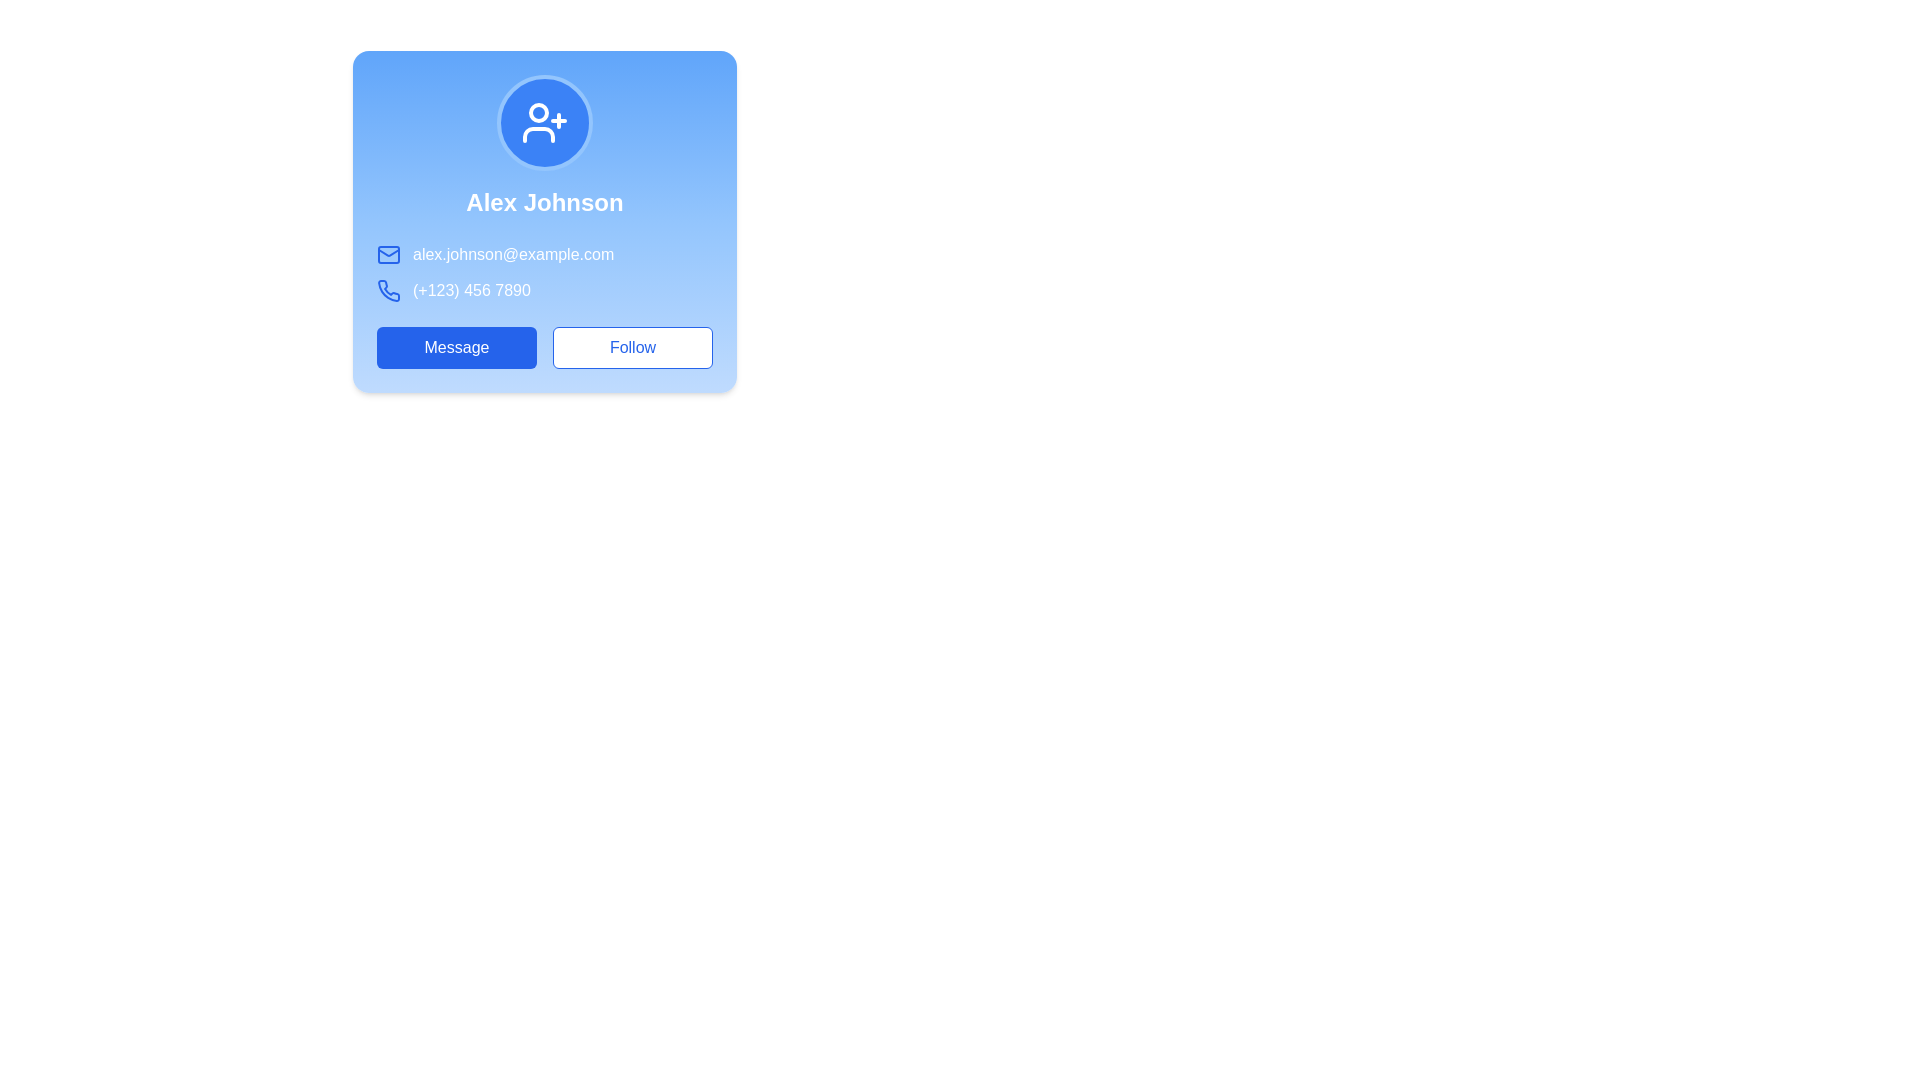 The width and height of the screenshot is (1920, 1080). What do you see at coordinates (388, 290) in the screenshot?
I see `the phone number icon located to the left of the phone number '(+123) 456 7890' in the contact details region` at bounding box center [388, 290].